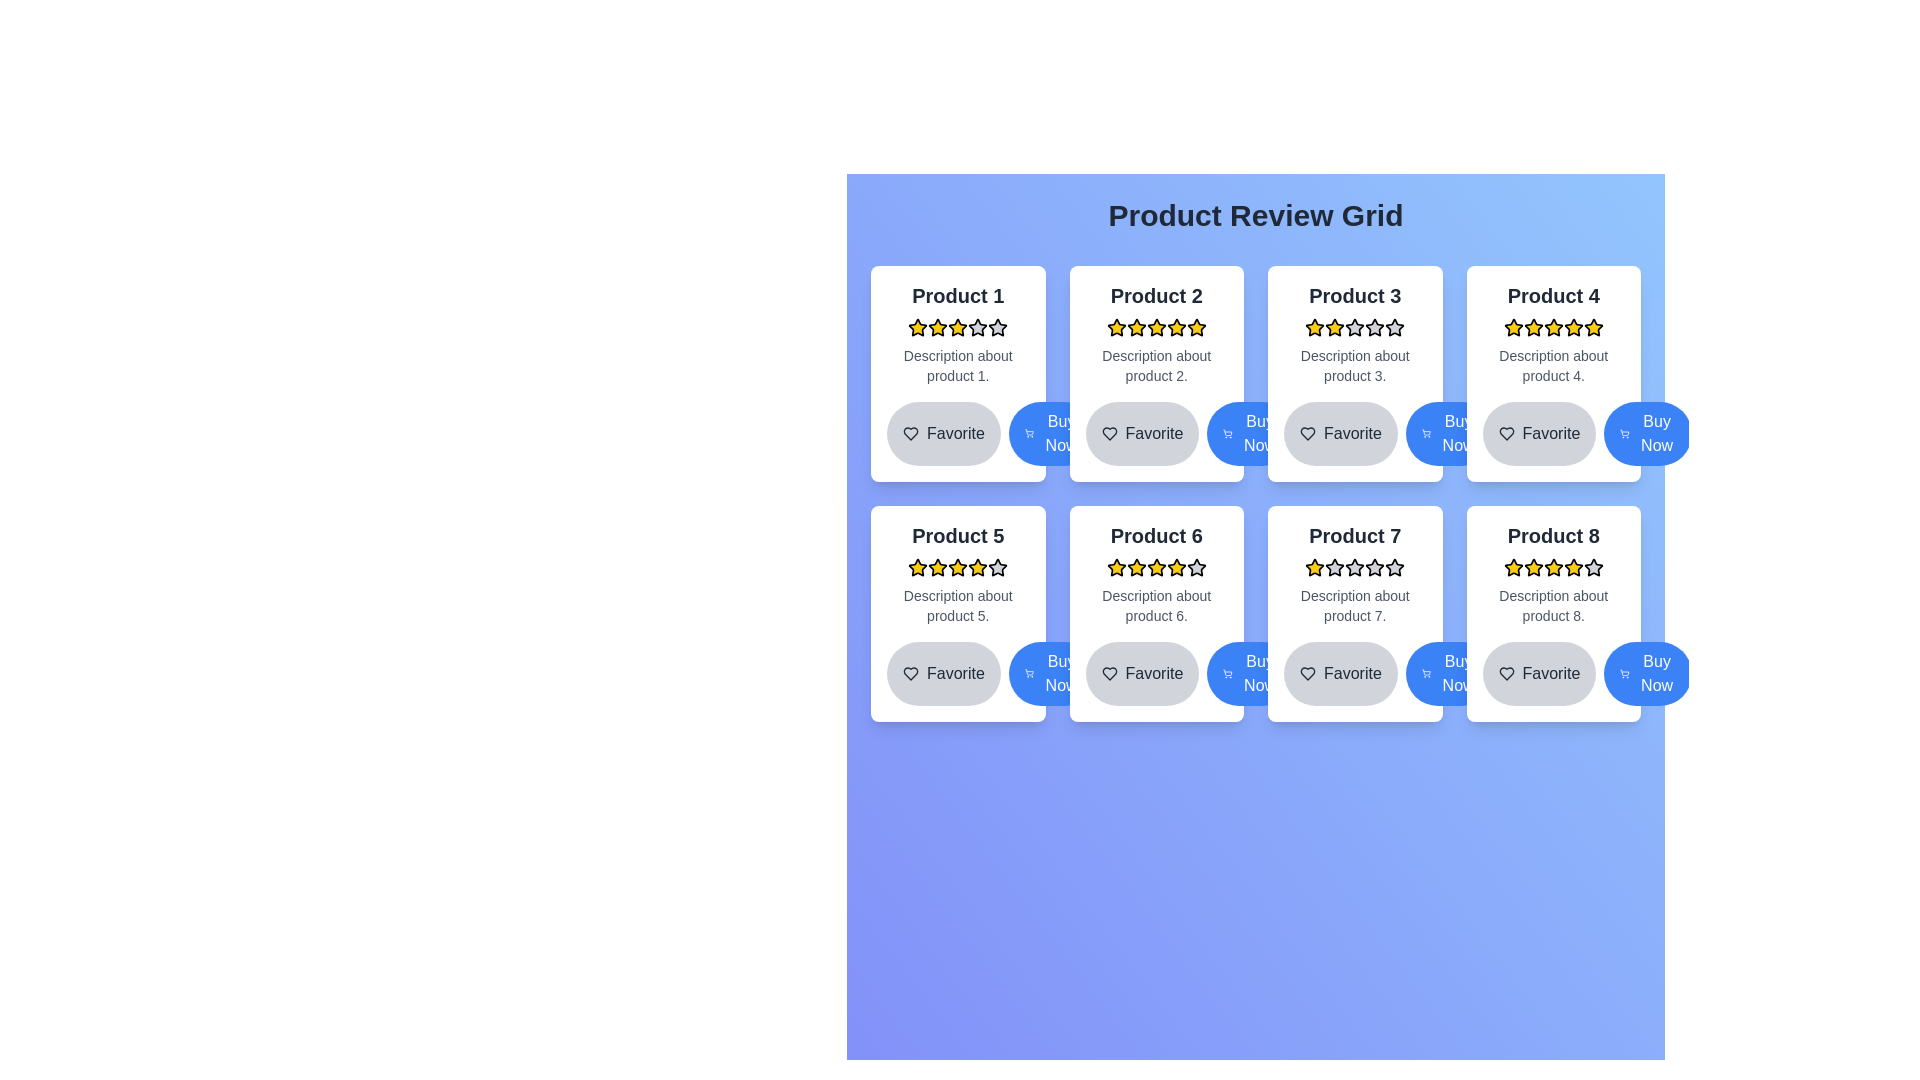  What do you see at coordinates (978, 326) in the screenshot?
I see `the second star icon in the first product rating row of the grid for 'Product 1'` at bounding box center [978, 326].